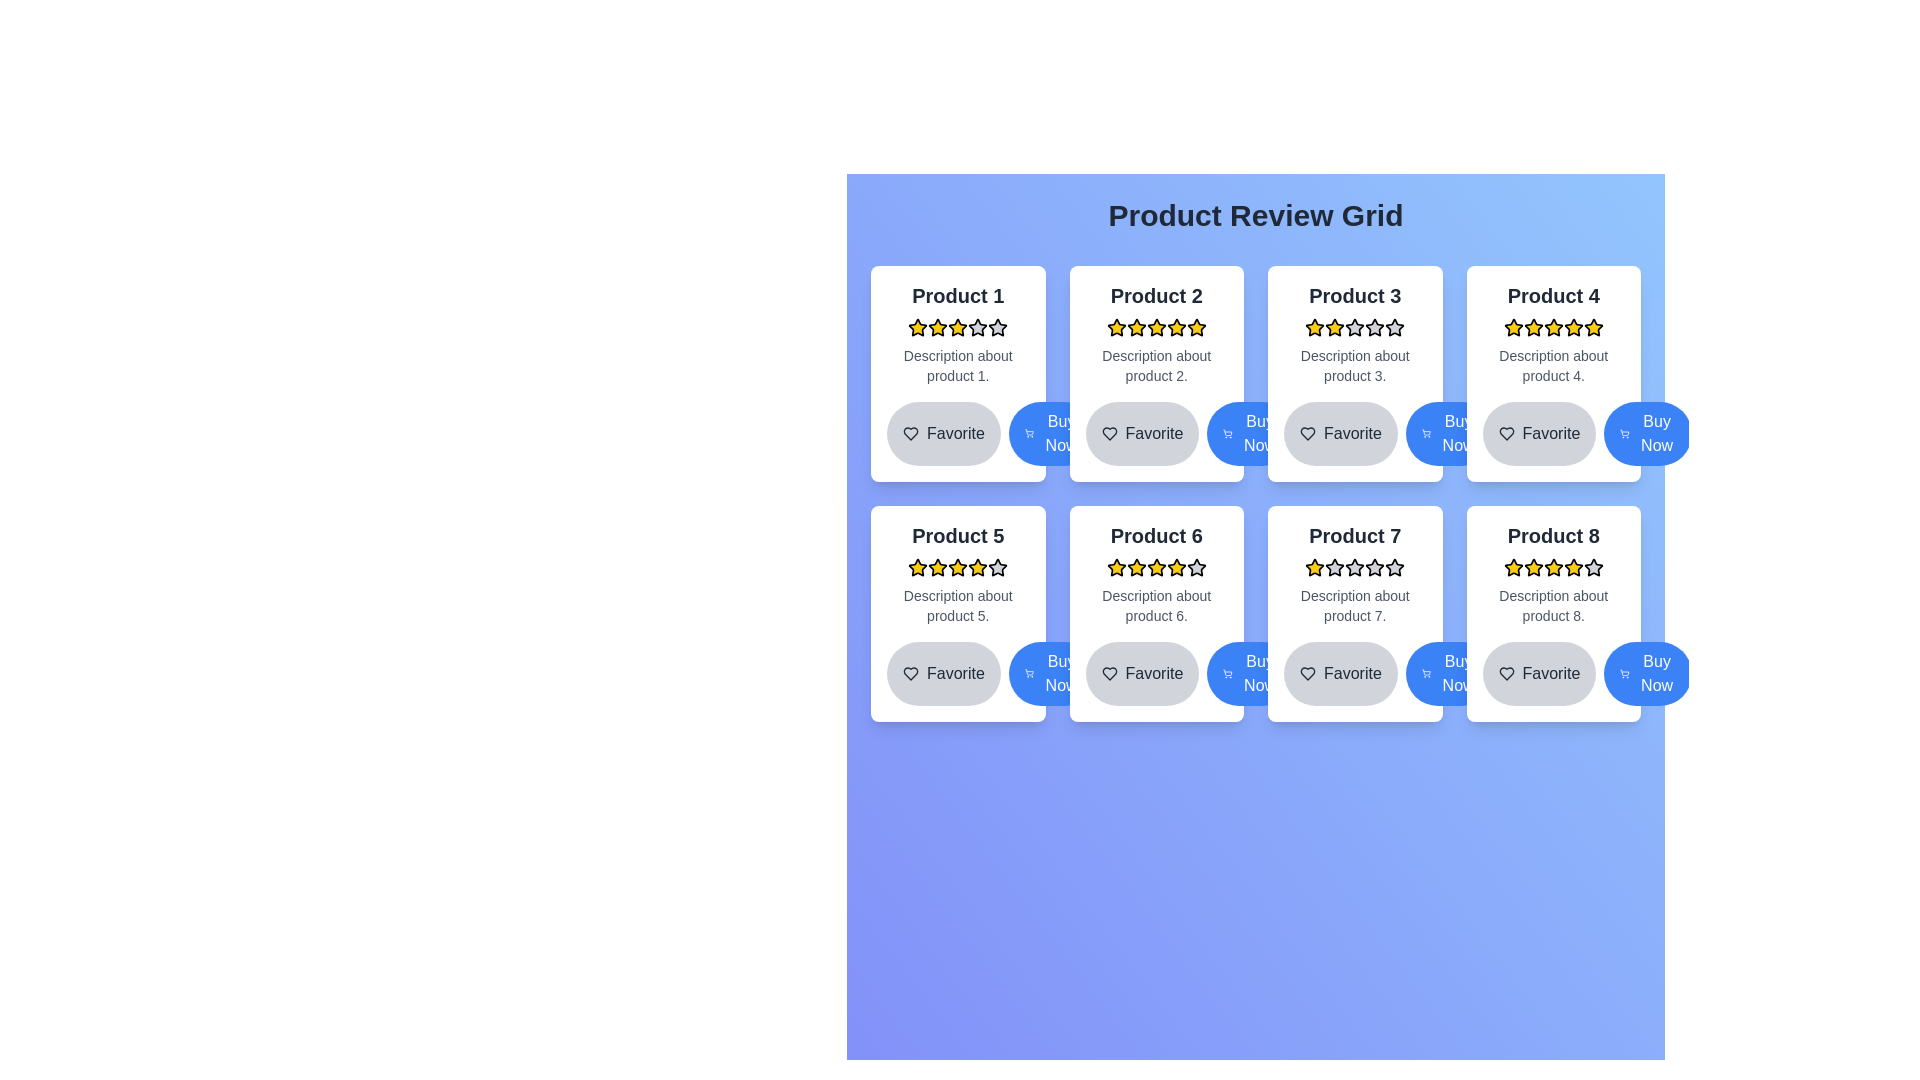  What do you see at coordinates (978, 326) in the screenshot?
I see `the second star icon in the first product rating row of the grid for 'Product 1'` at bounding box center [978, 326].